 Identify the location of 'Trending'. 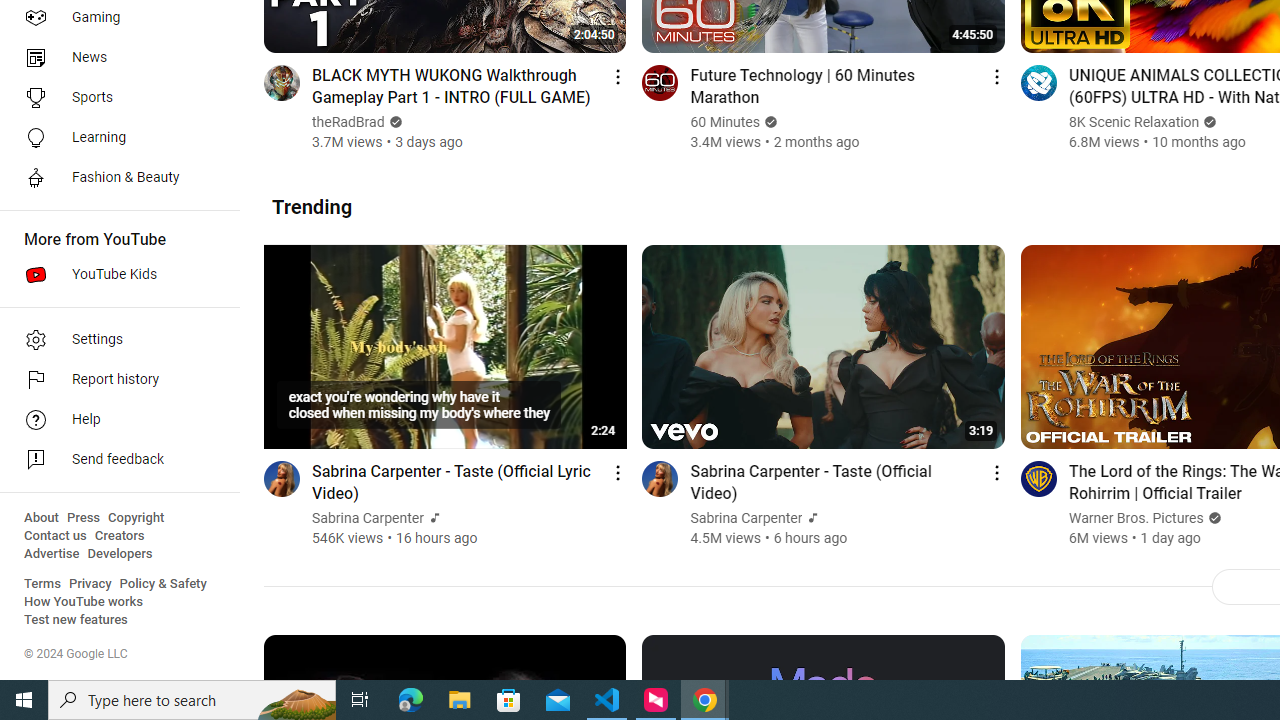
(311, 206).